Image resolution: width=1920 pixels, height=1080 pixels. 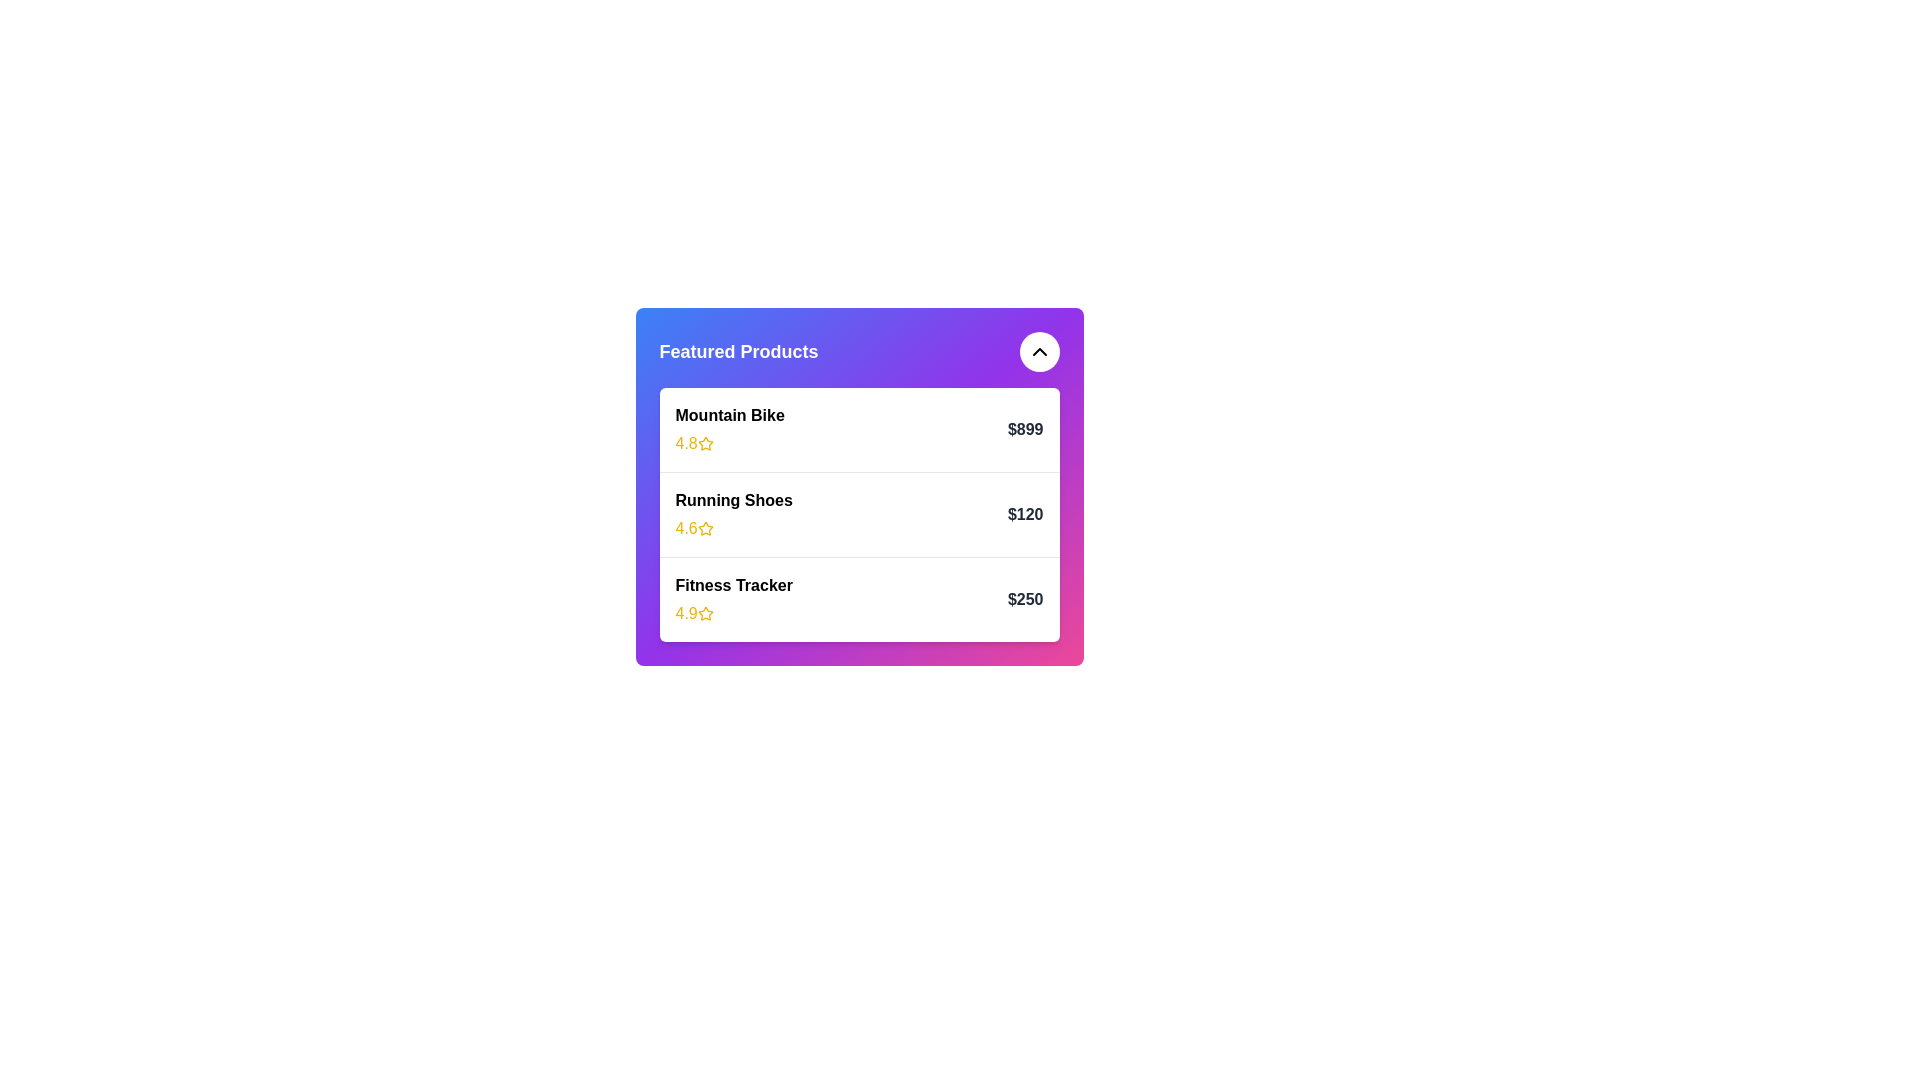 What do you see at coordinates (733, 599) in the screenshot?
I see `text content of the Text Label displaying 'Fitness Tracker' with a yellow '4.9' rating, which is the third entry in the product list` at bounding box center [733, 599].